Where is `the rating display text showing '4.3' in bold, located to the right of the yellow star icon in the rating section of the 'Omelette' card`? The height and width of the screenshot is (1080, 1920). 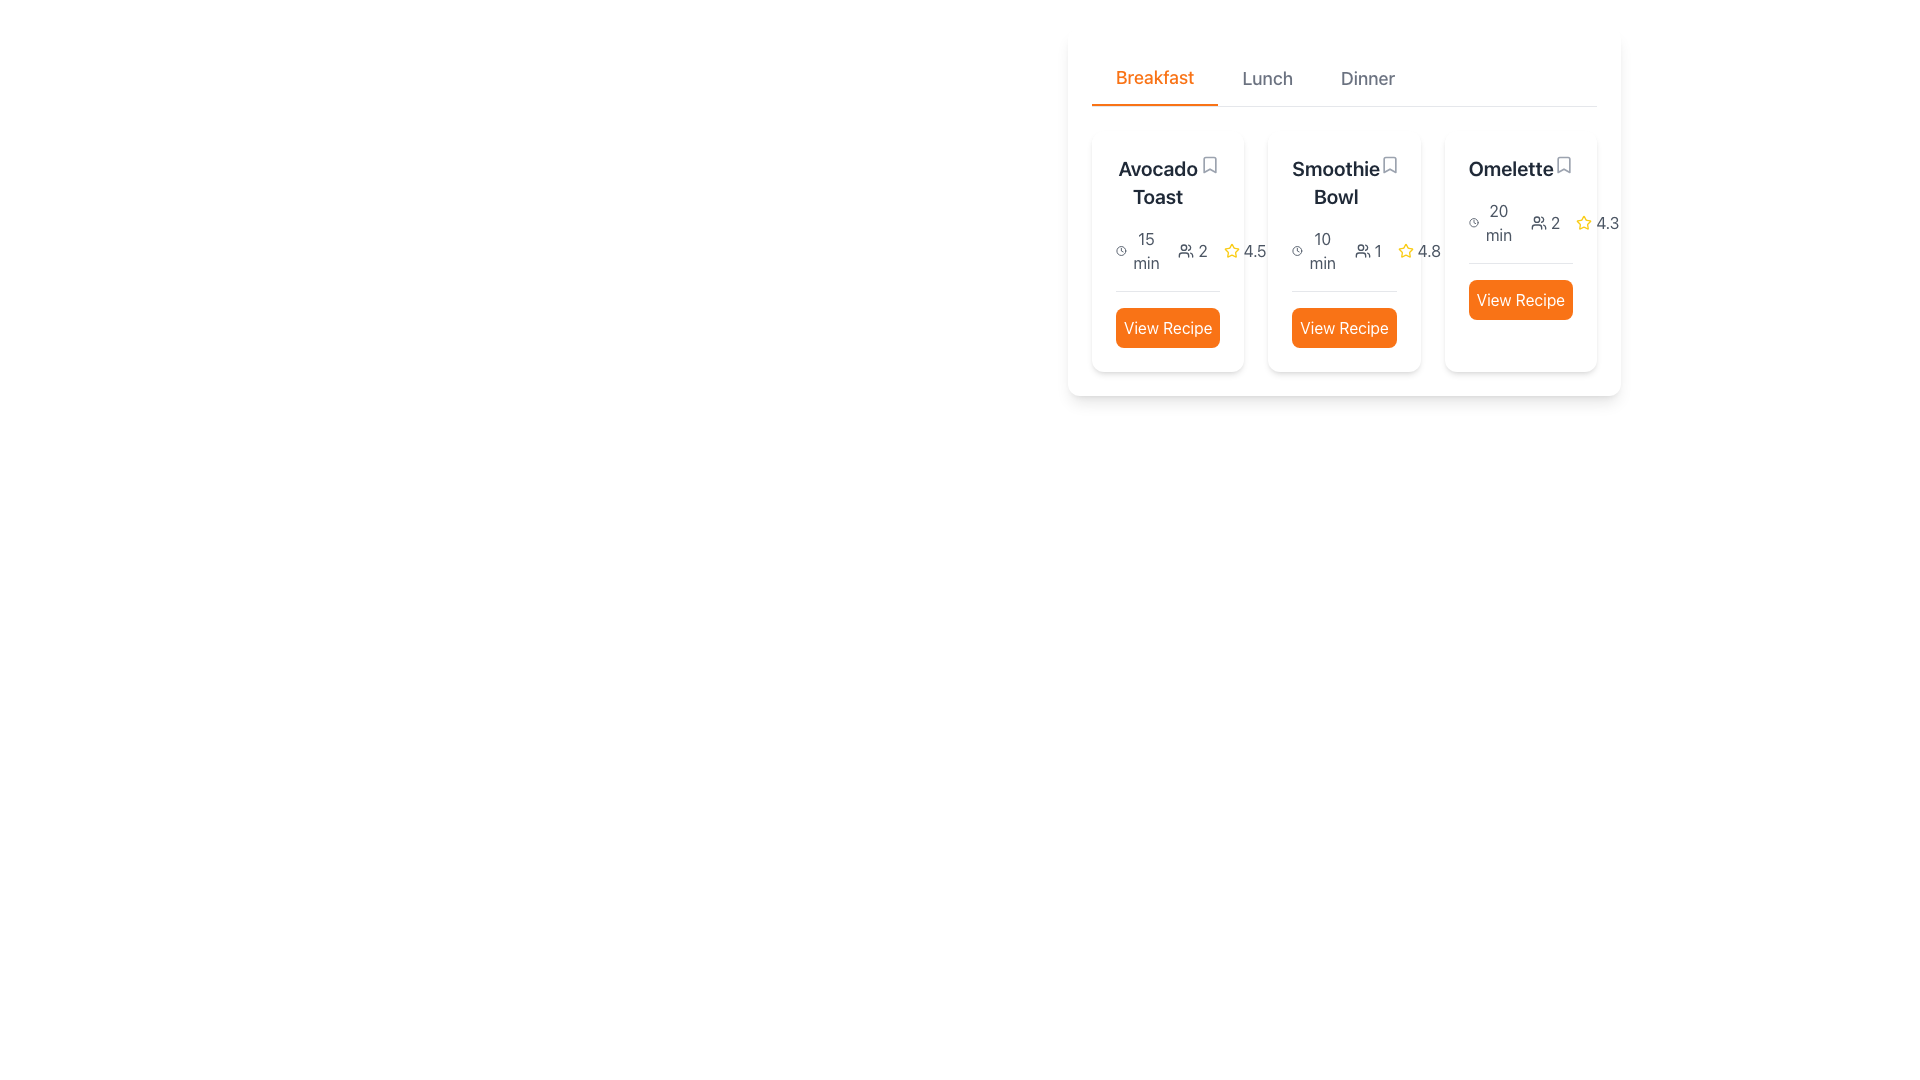 the rating display text showing '4.3' in bold, located to the right of the yellow star icon in the rating section of the 'Omelette' card is located at coordinates (1607, 223).